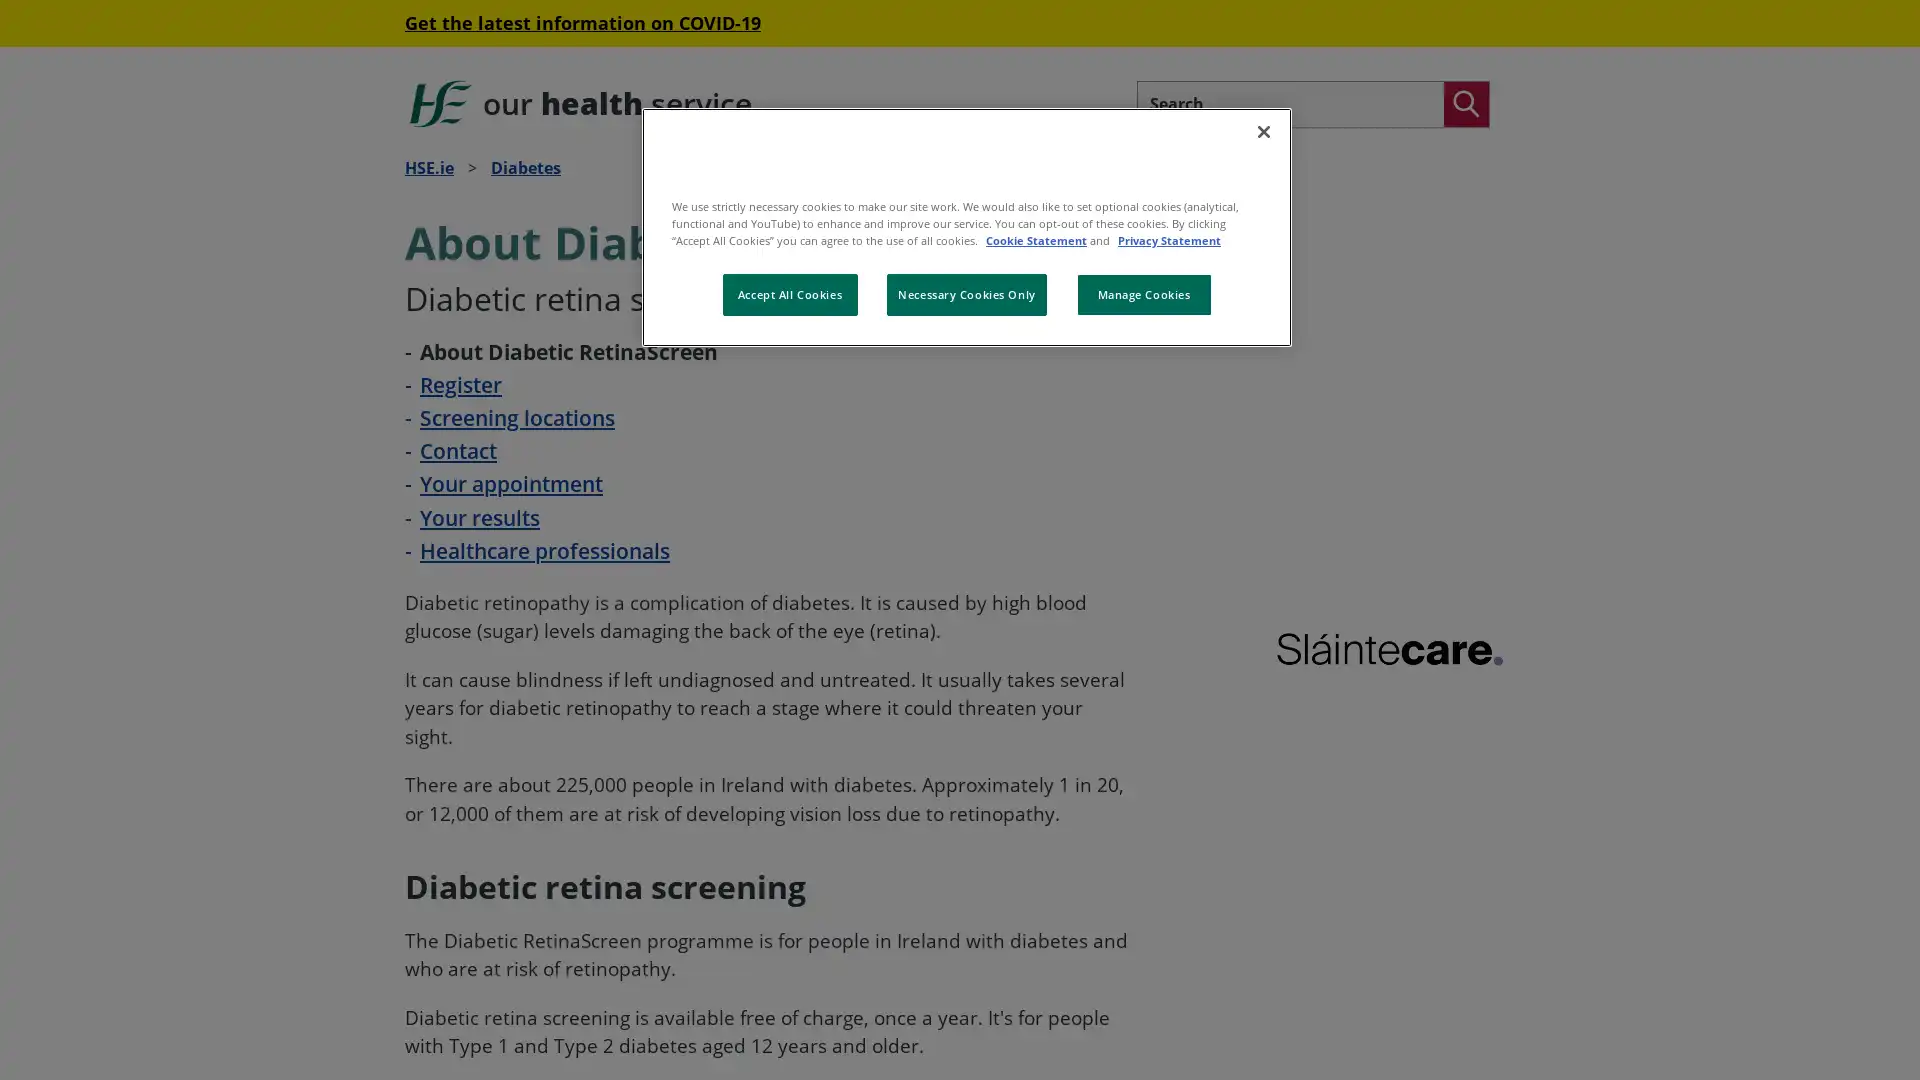 This screenshot has height=1080, width=1920. I want to click on Close, so click(1262, 131).